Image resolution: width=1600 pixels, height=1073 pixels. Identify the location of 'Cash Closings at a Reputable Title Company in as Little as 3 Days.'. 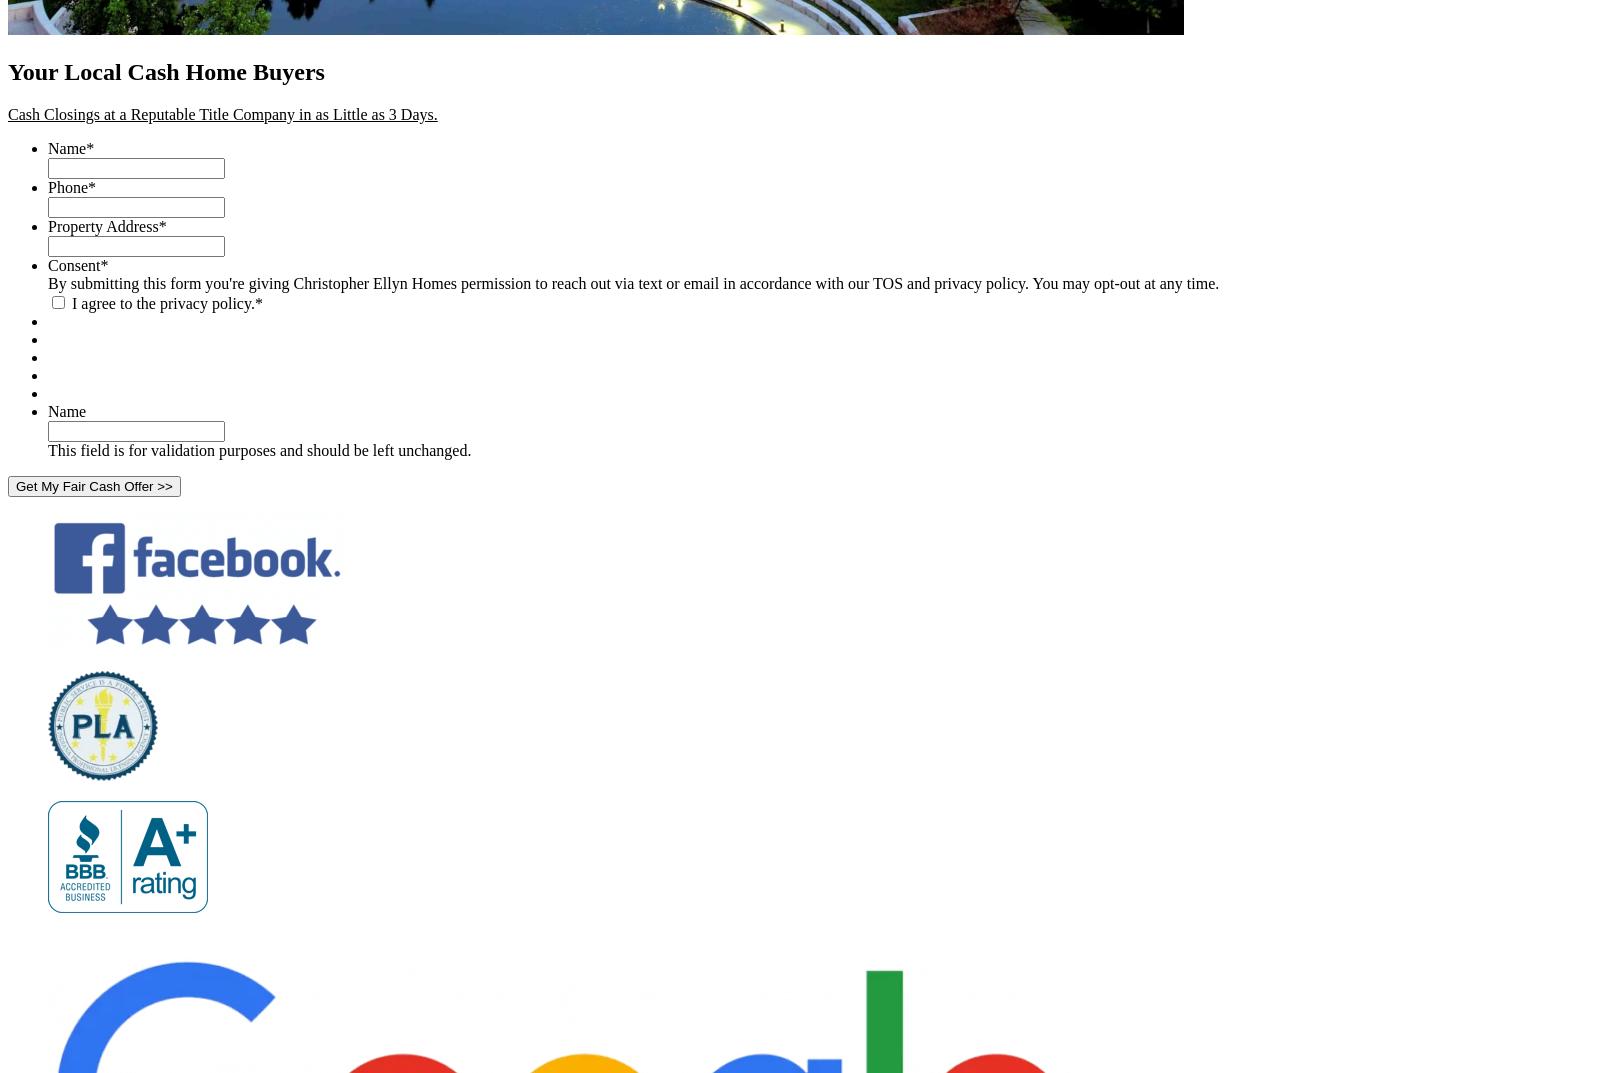
(222, 113).